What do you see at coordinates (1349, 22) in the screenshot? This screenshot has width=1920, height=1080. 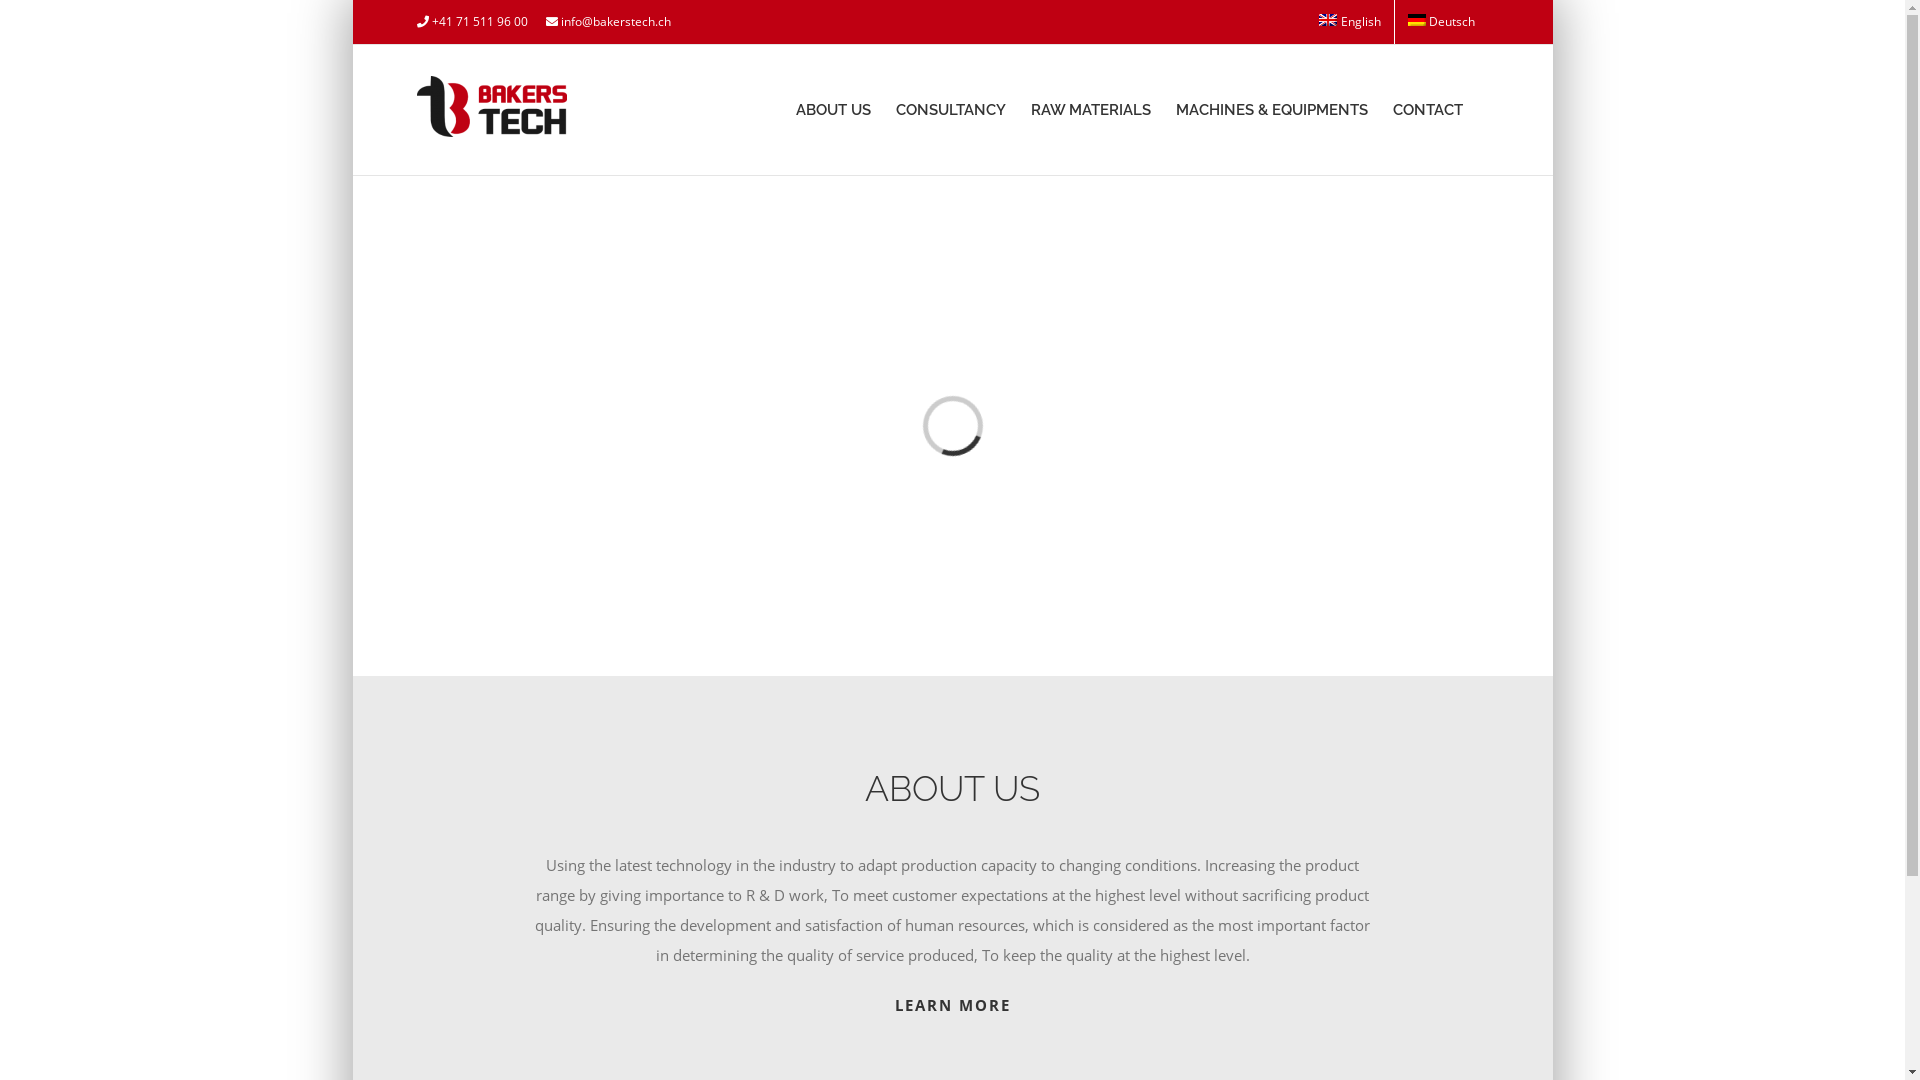 I see `'English'` at bounding box center [1349, 22].